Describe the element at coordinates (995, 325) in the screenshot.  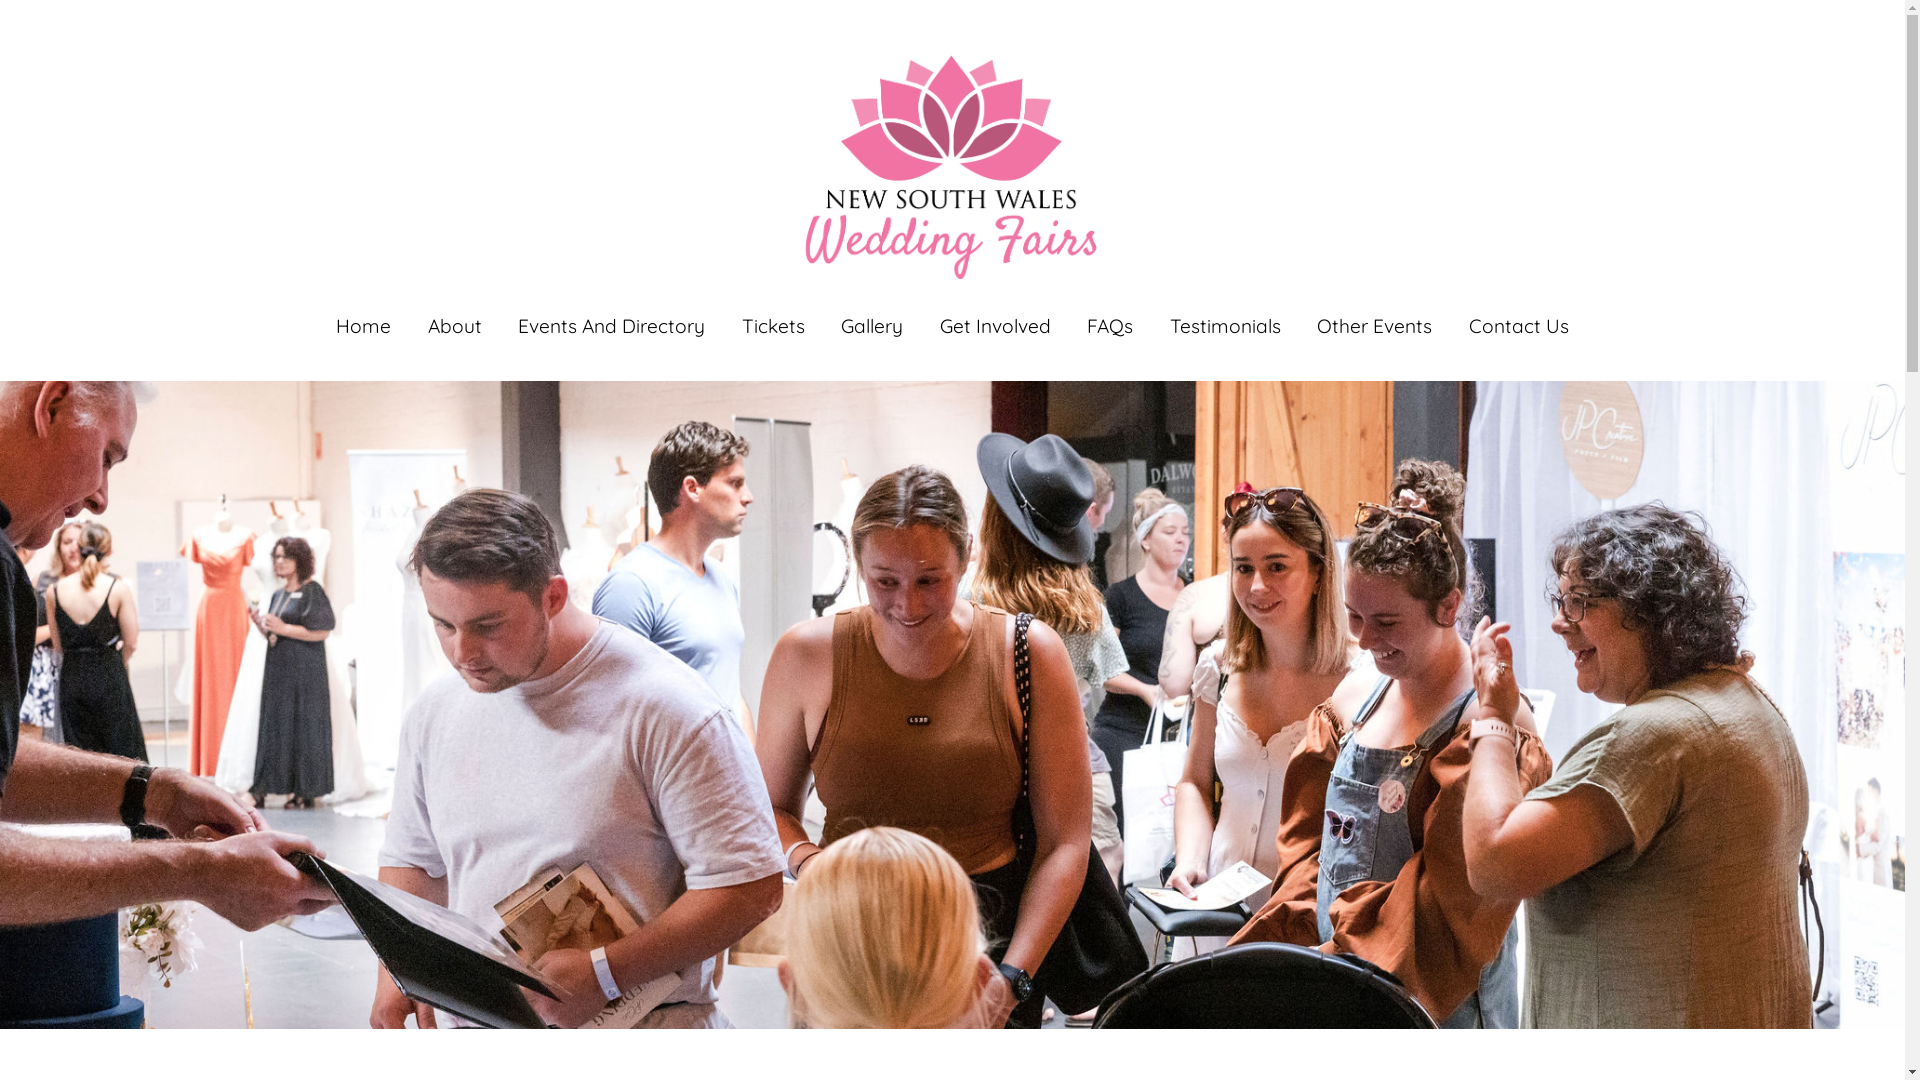
I see `'Get Involved'` at that location.